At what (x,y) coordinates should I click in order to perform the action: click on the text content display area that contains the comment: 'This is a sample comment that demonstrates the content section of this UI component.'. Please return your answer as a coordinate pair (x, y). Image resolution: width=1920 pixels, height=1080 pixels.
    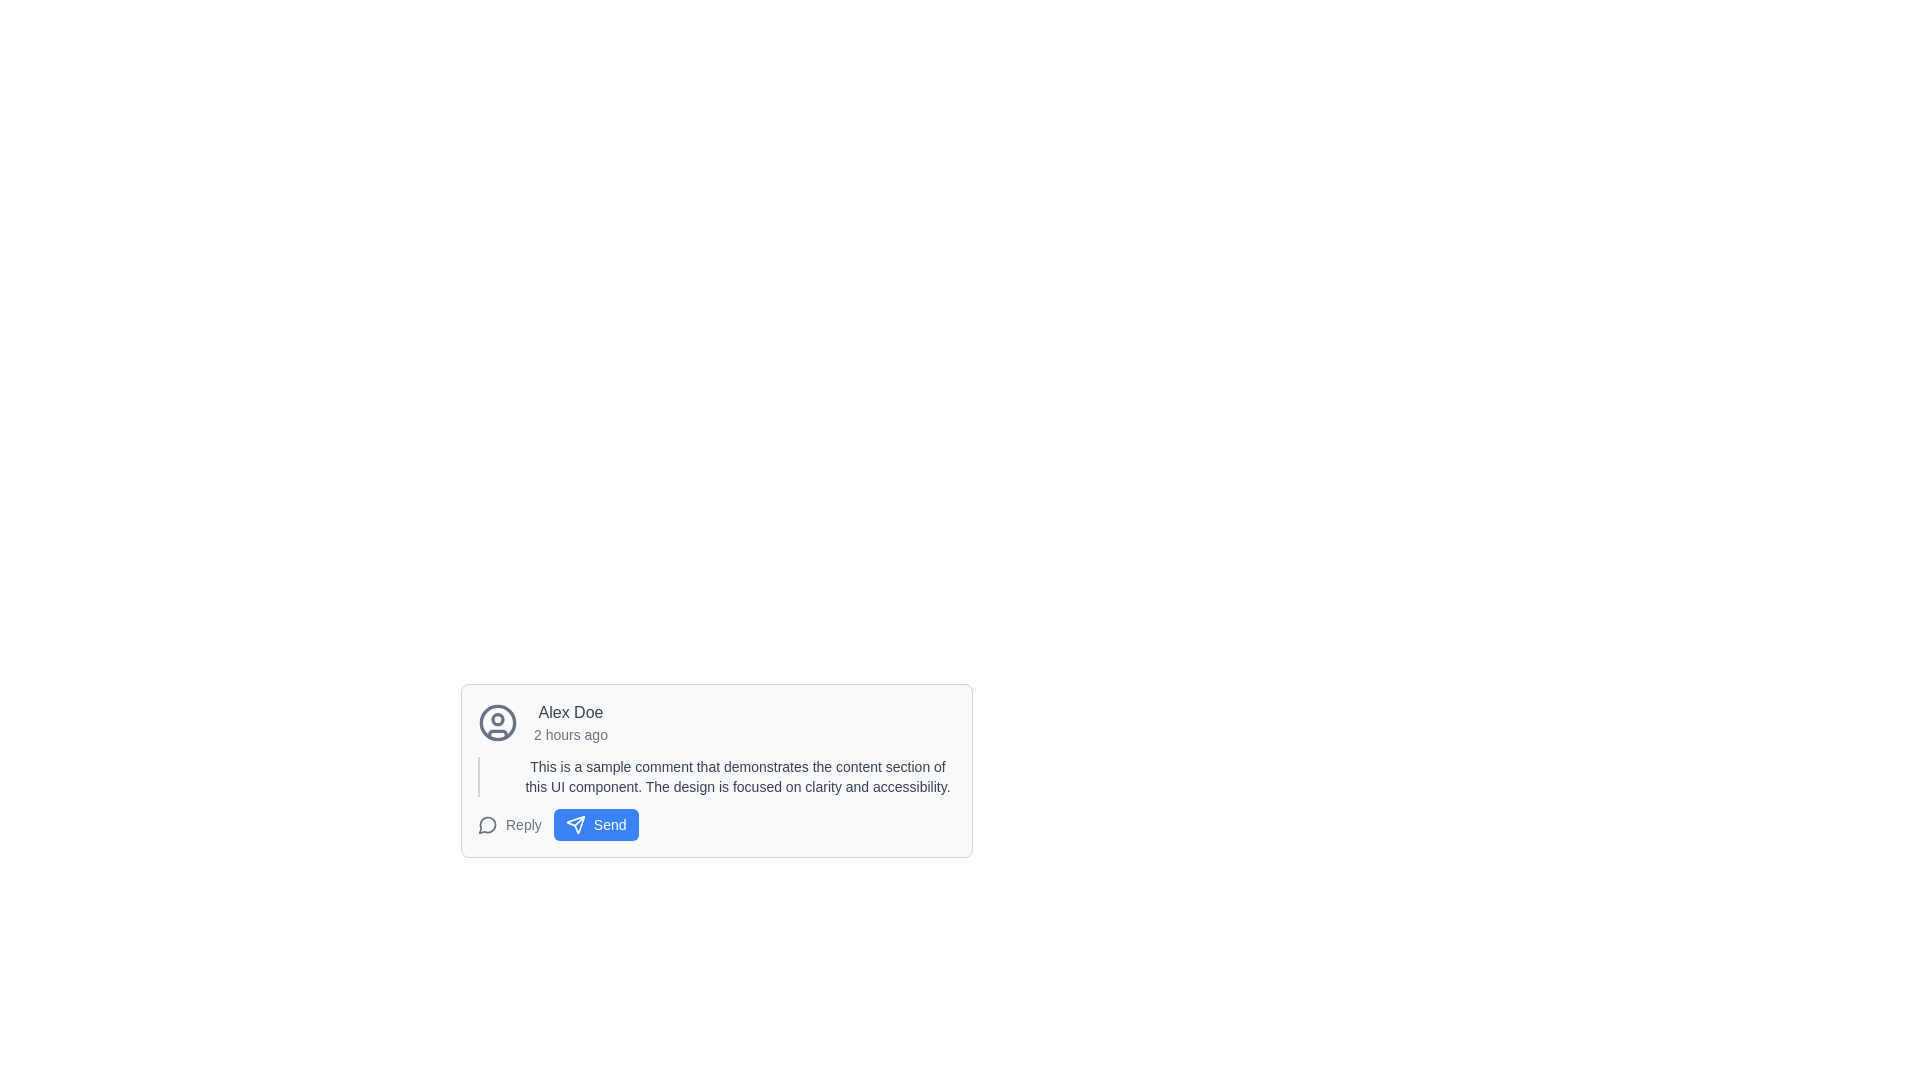
    Looking at the image, I should click on (716, 775).